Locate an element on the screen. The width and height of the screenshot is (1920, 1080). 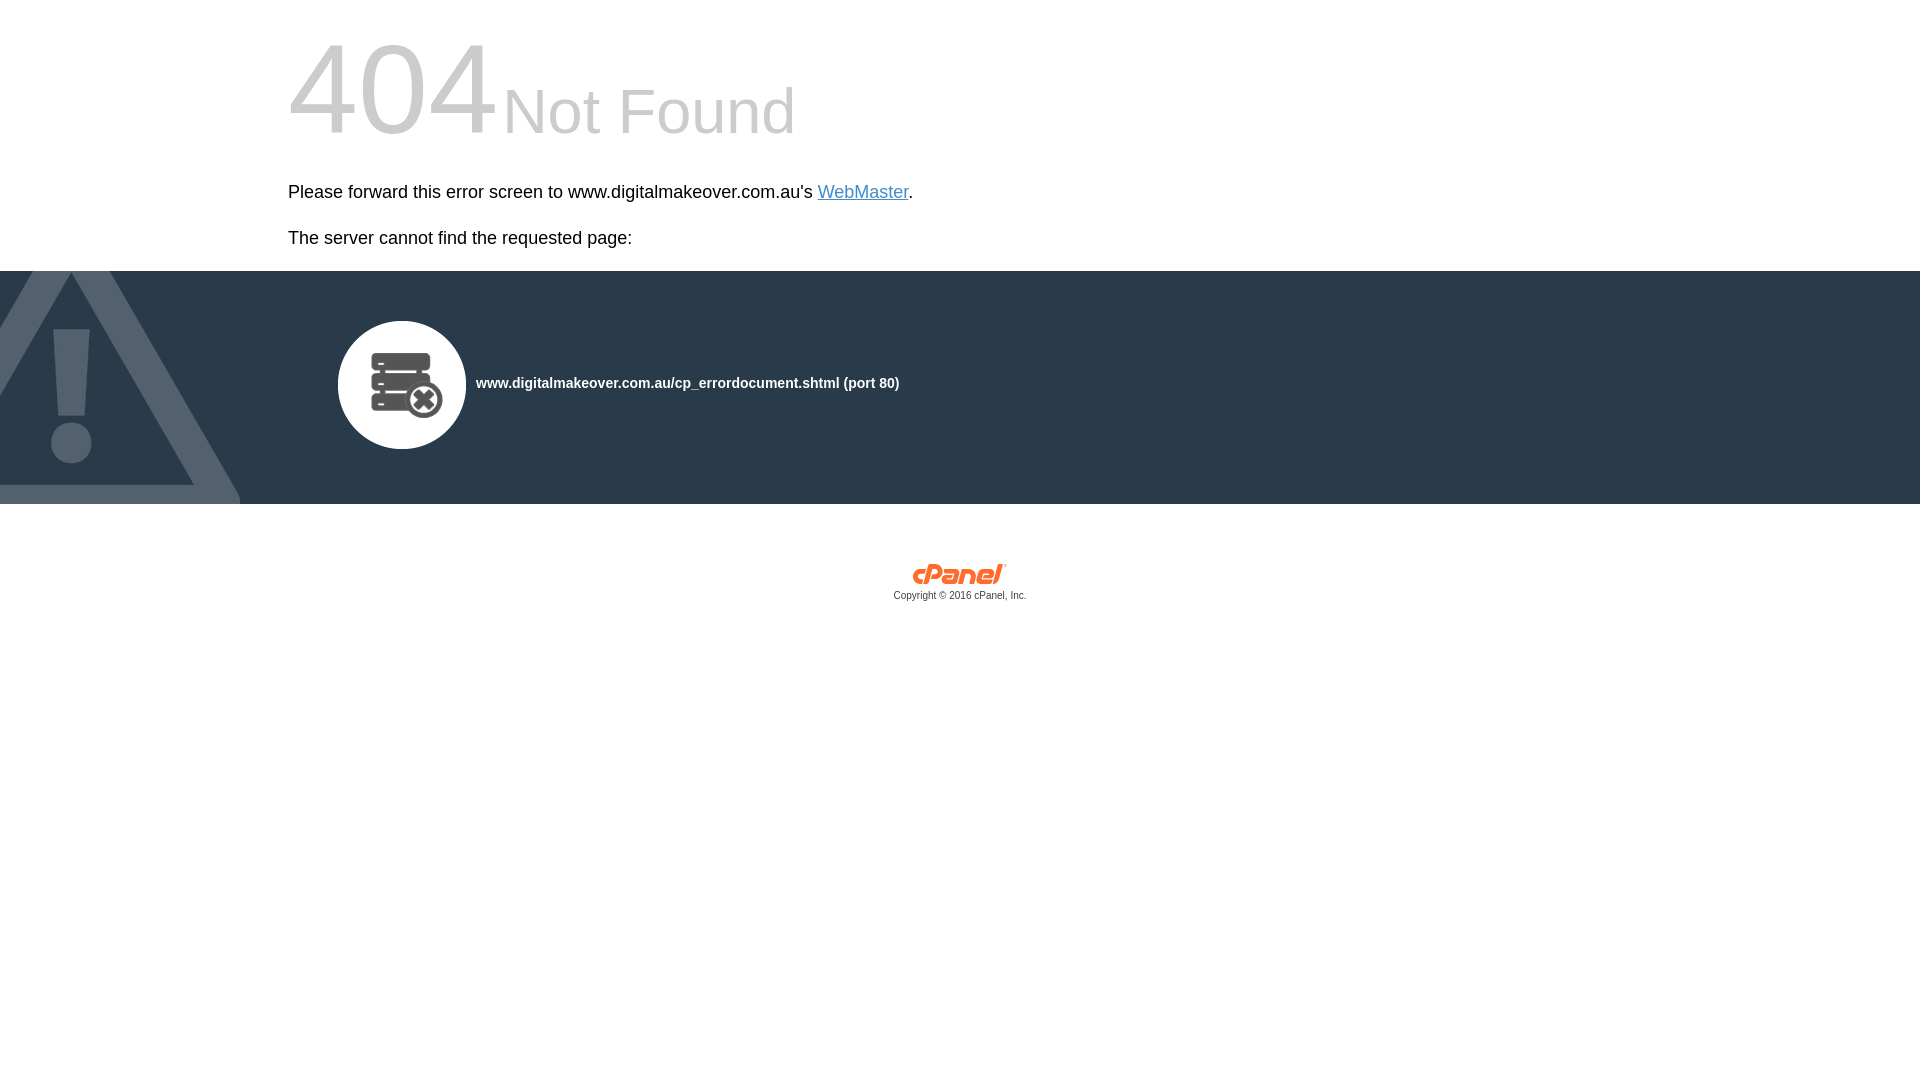
'WebMaster' is located at coordinates (863, 192).